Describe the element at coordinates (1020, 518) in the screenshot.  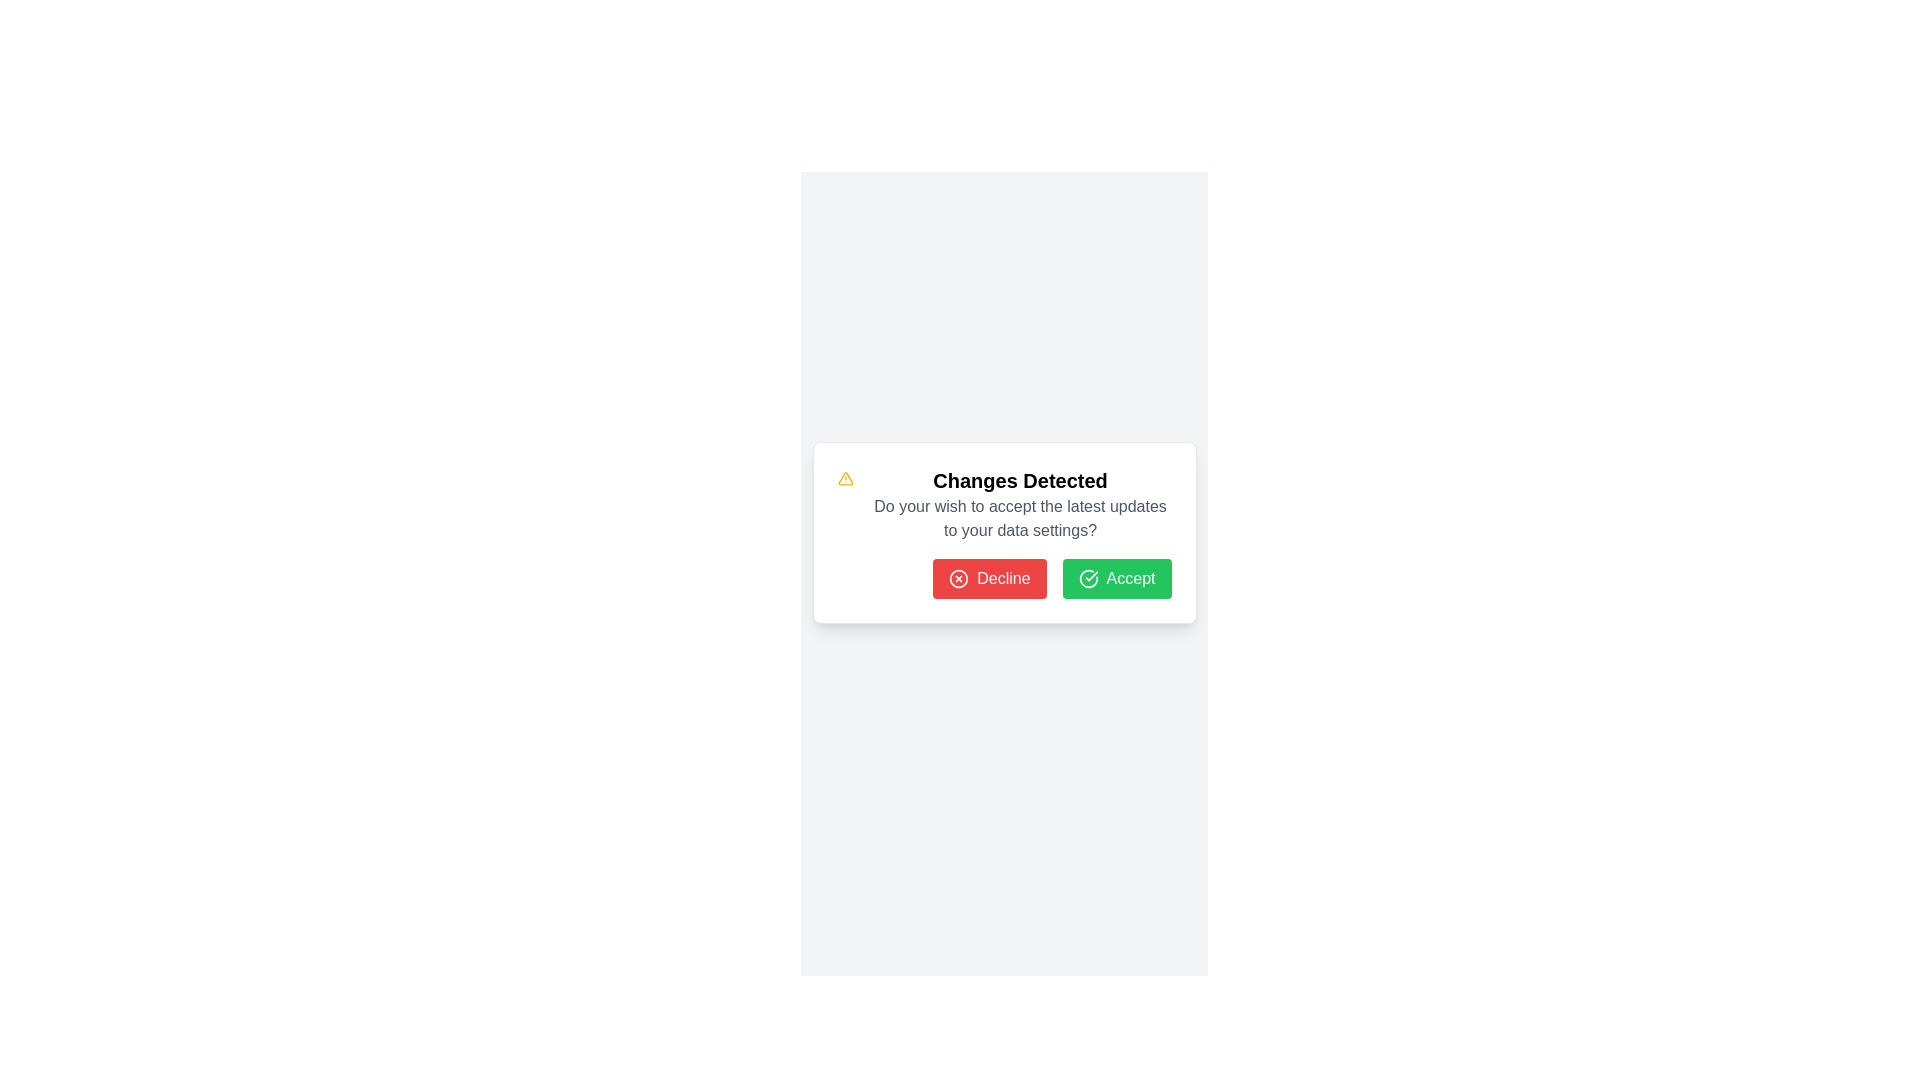
I see `the static text block that provides explanatory text related to the modal's content, positioned directly beneath the 'Changes Detected' text` at that location.